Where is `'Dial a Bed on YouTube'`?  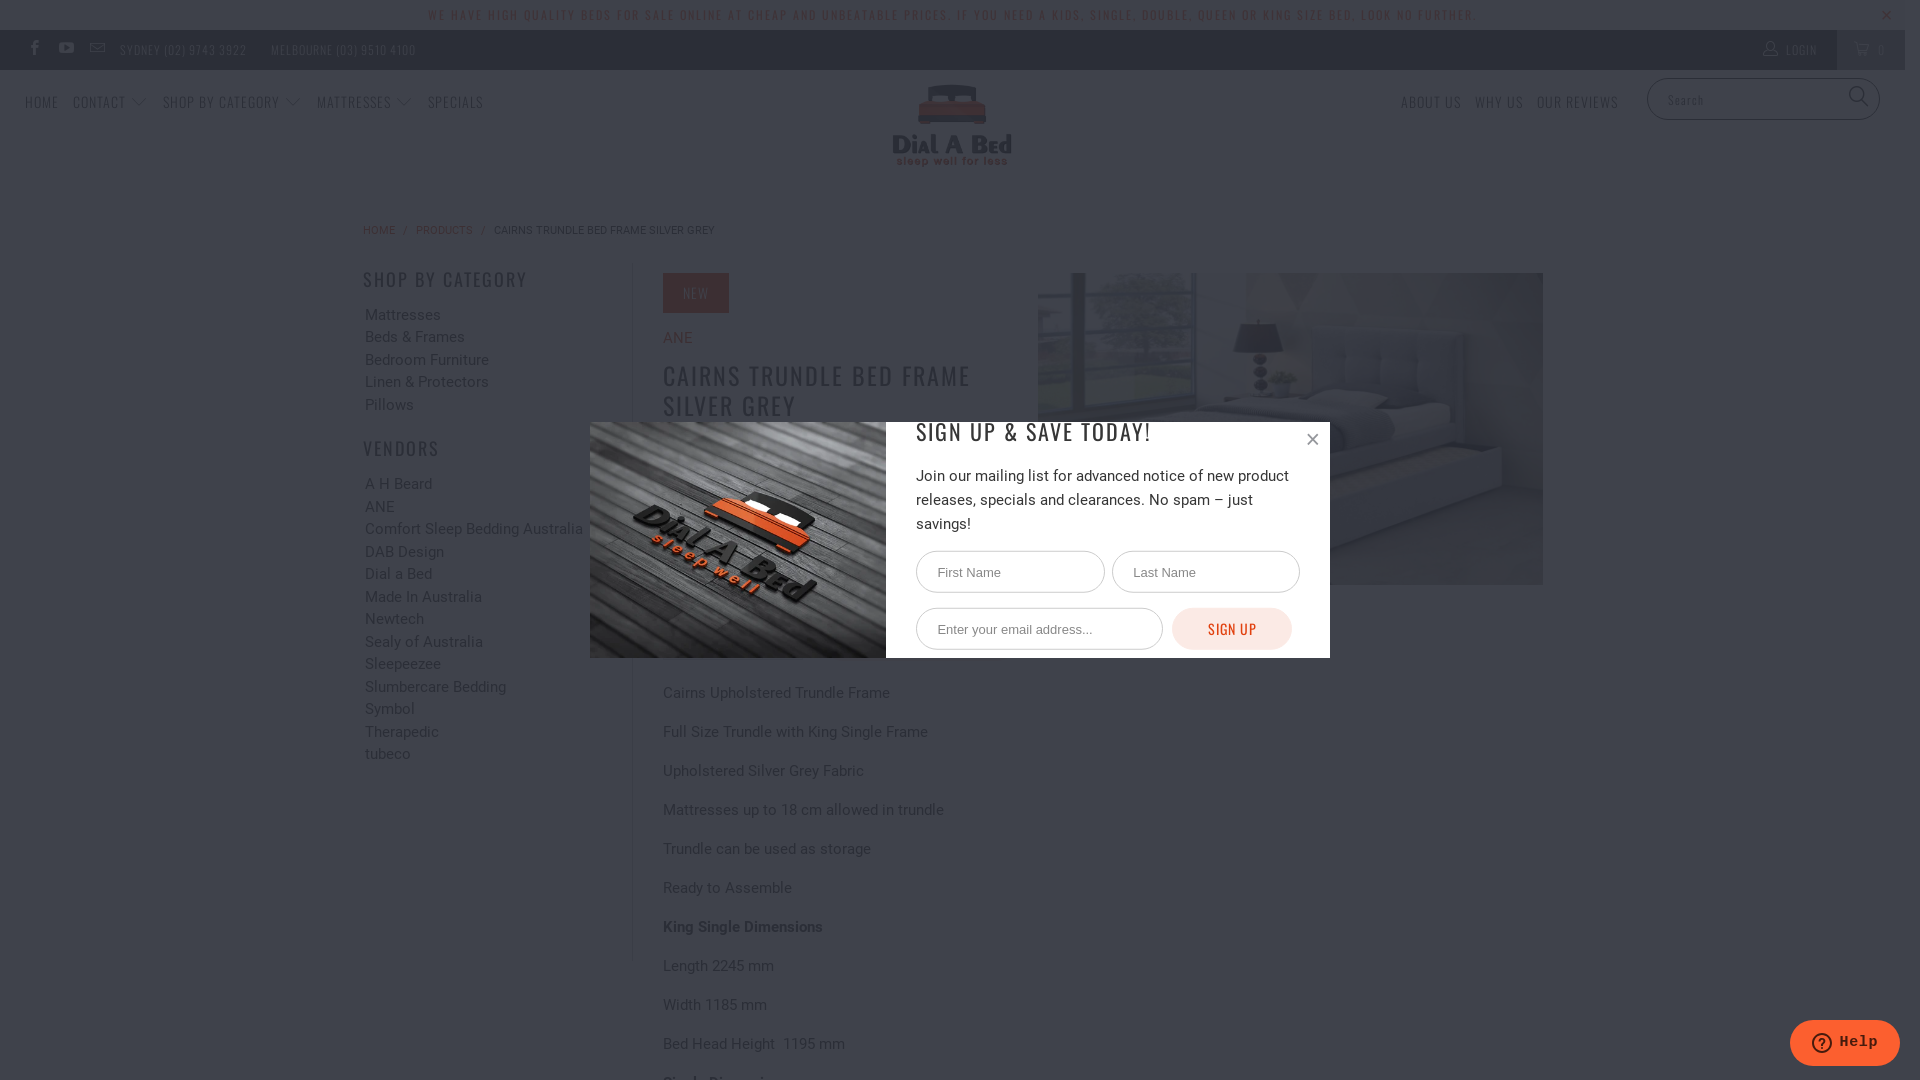 'Dial a Bed on YouTube' is located at coordinates (64, 49).